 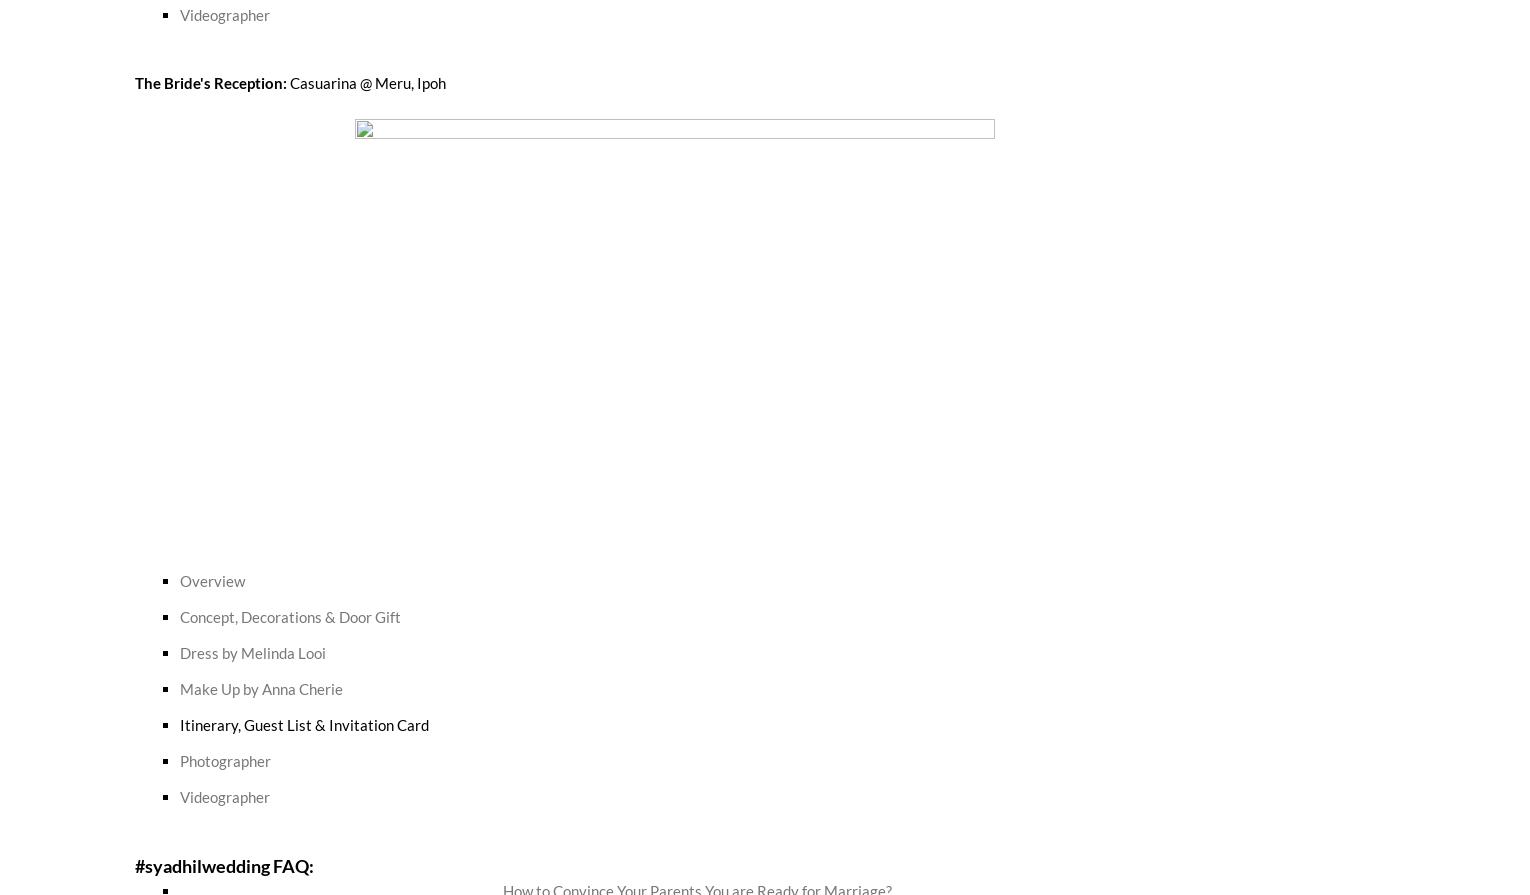 What do you see at coordinates (212, 578) in the screenshot?
I see `'Overview'` at bounding box center [212, 578].